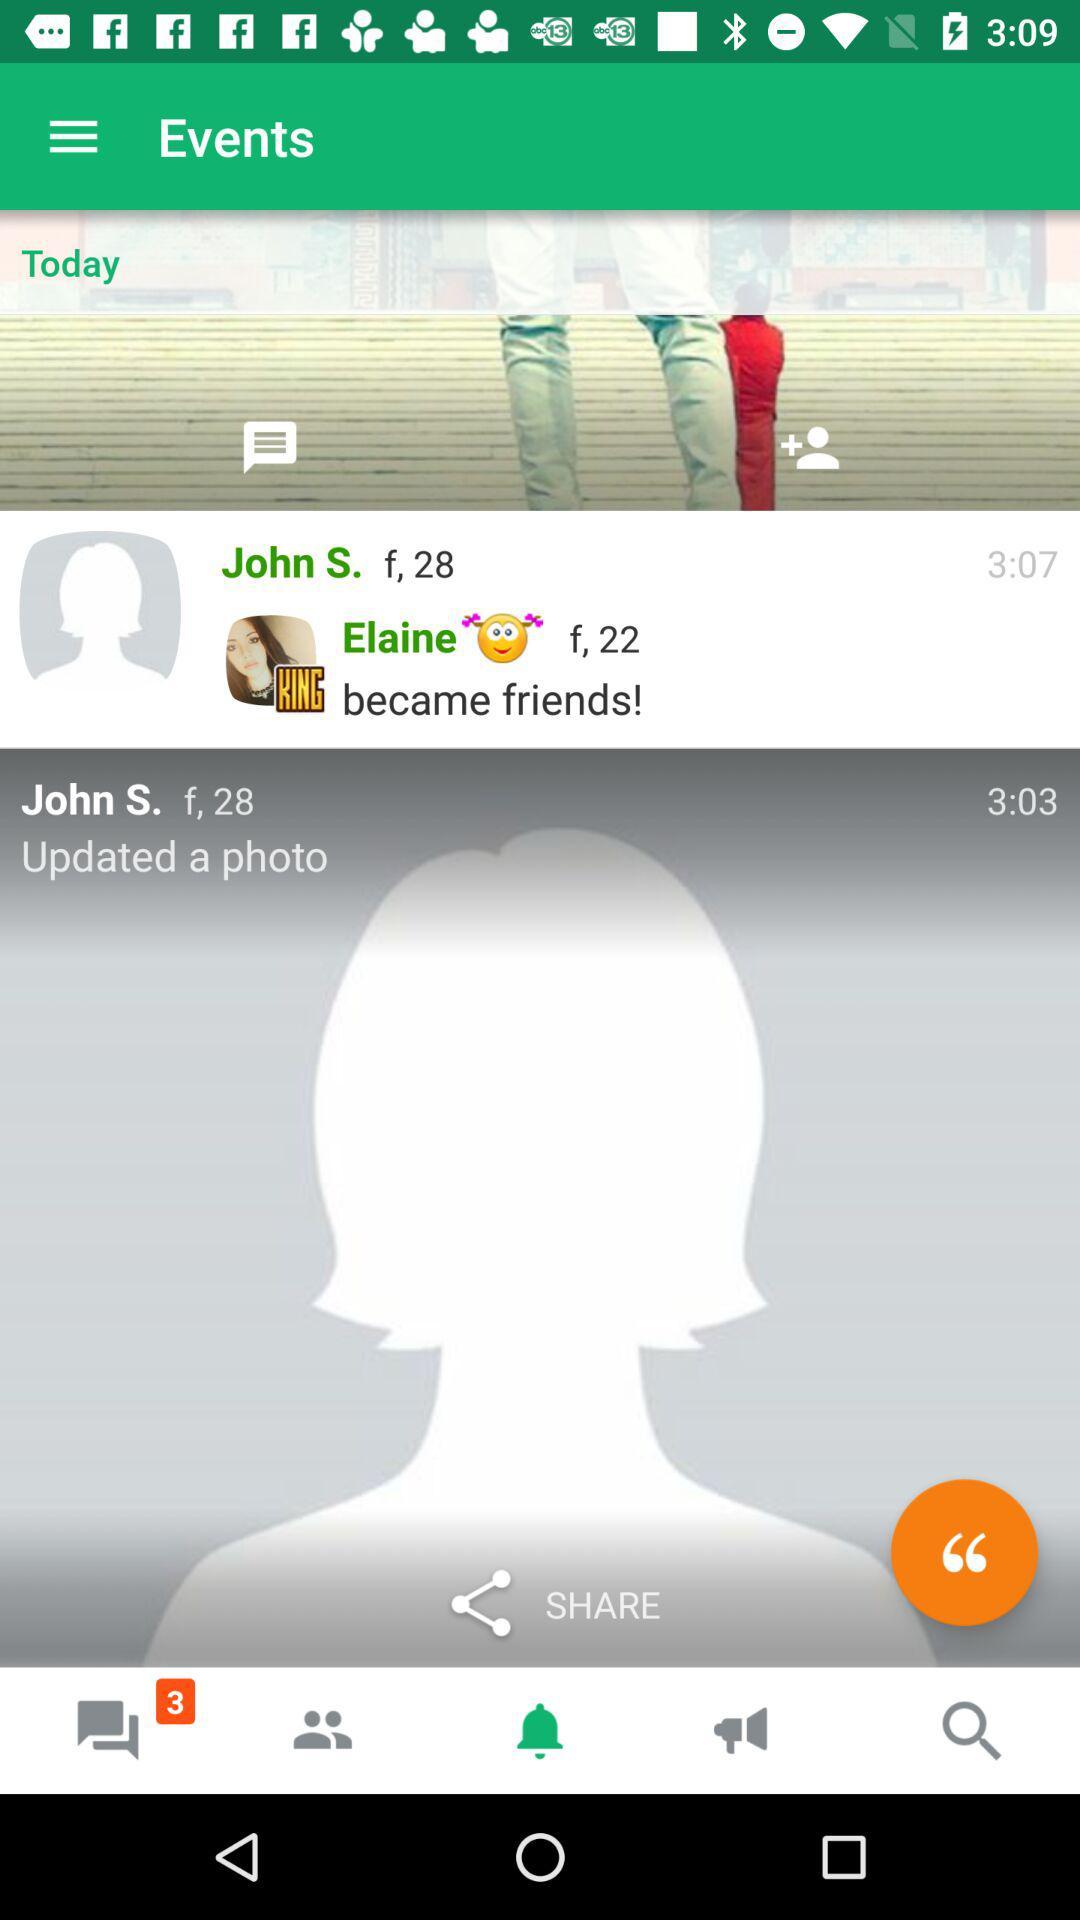 The width and height of the screenshot is (1080, 1920). I want to click on to friends, so click(810, 446).